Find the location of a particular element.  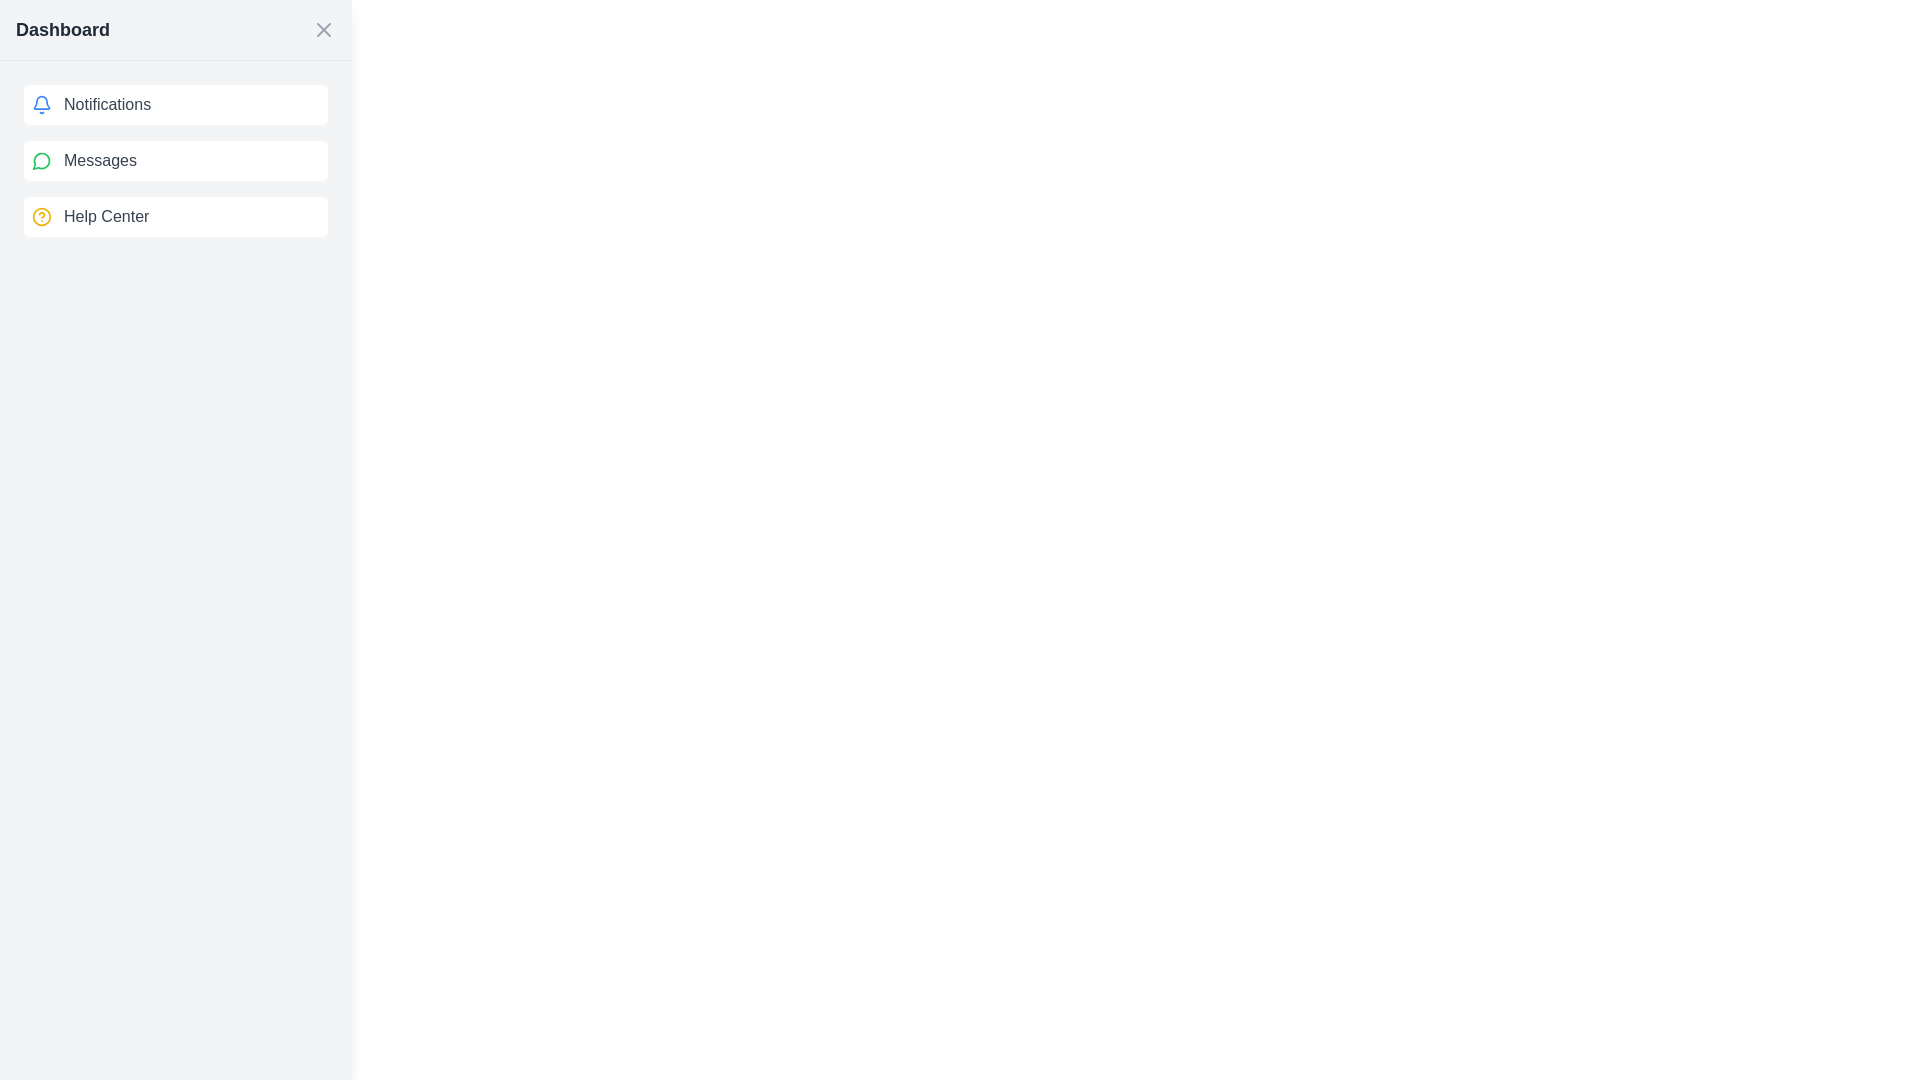

the 'Help Center' icon located at the start of the 'Help Center' menu item in the vertical list of menus for navigation is located at coordinates (42, 216).